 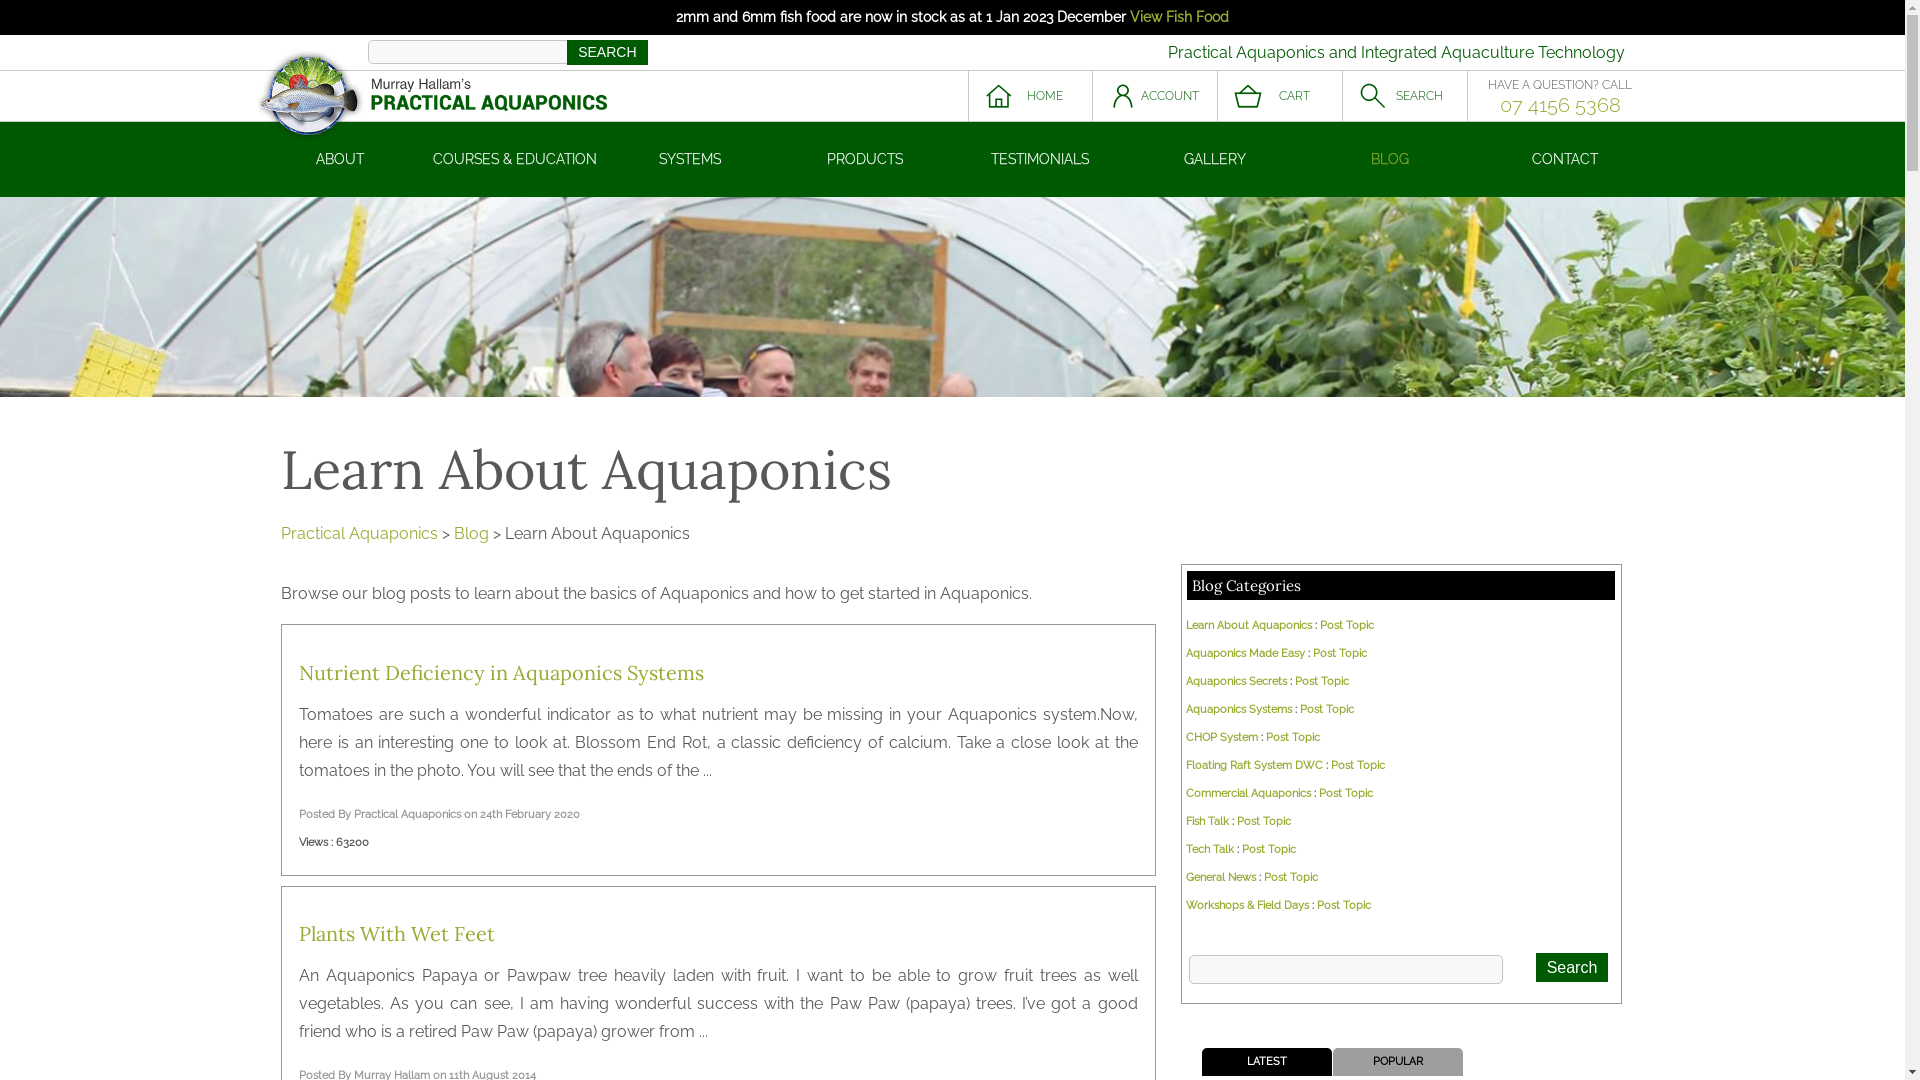 I want to click on 'Tech Talk', so click(x=1208, y=849).